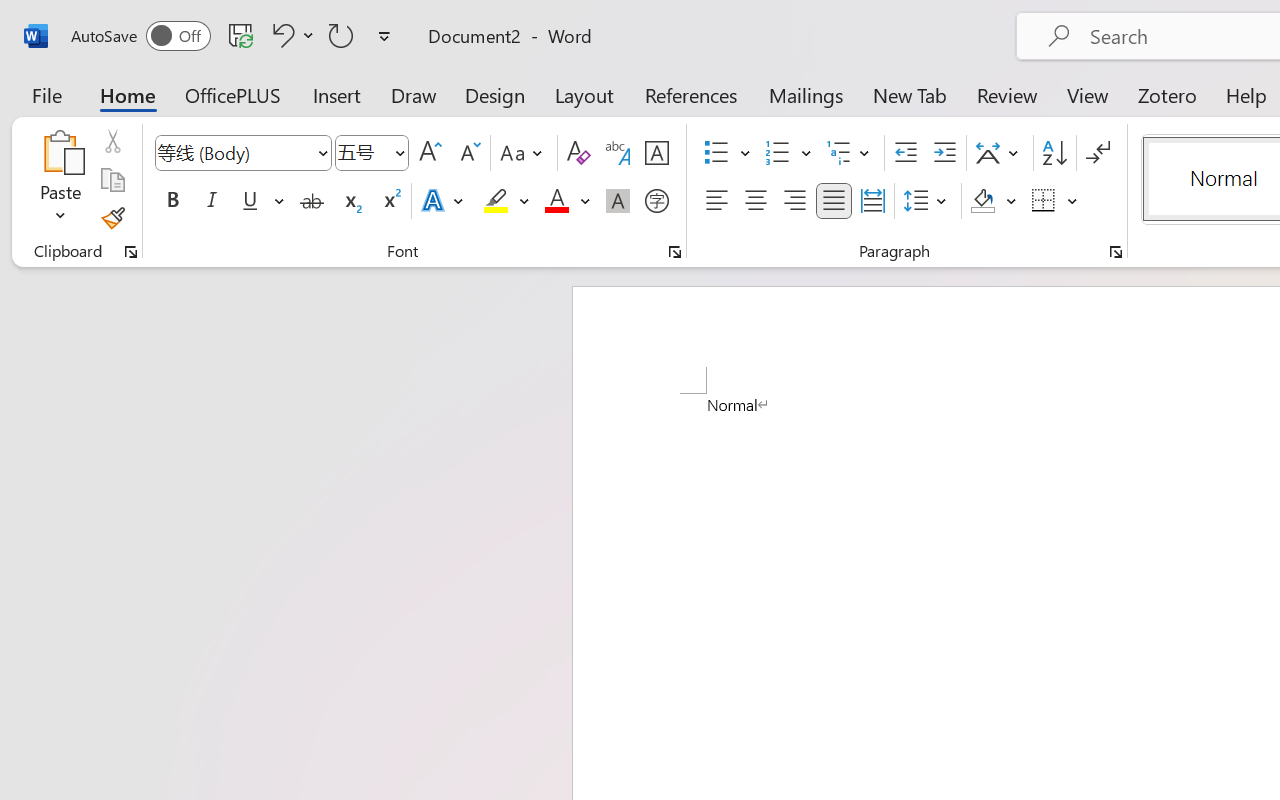  I want to click on 'Text Highlight Color', so click(506, 201).